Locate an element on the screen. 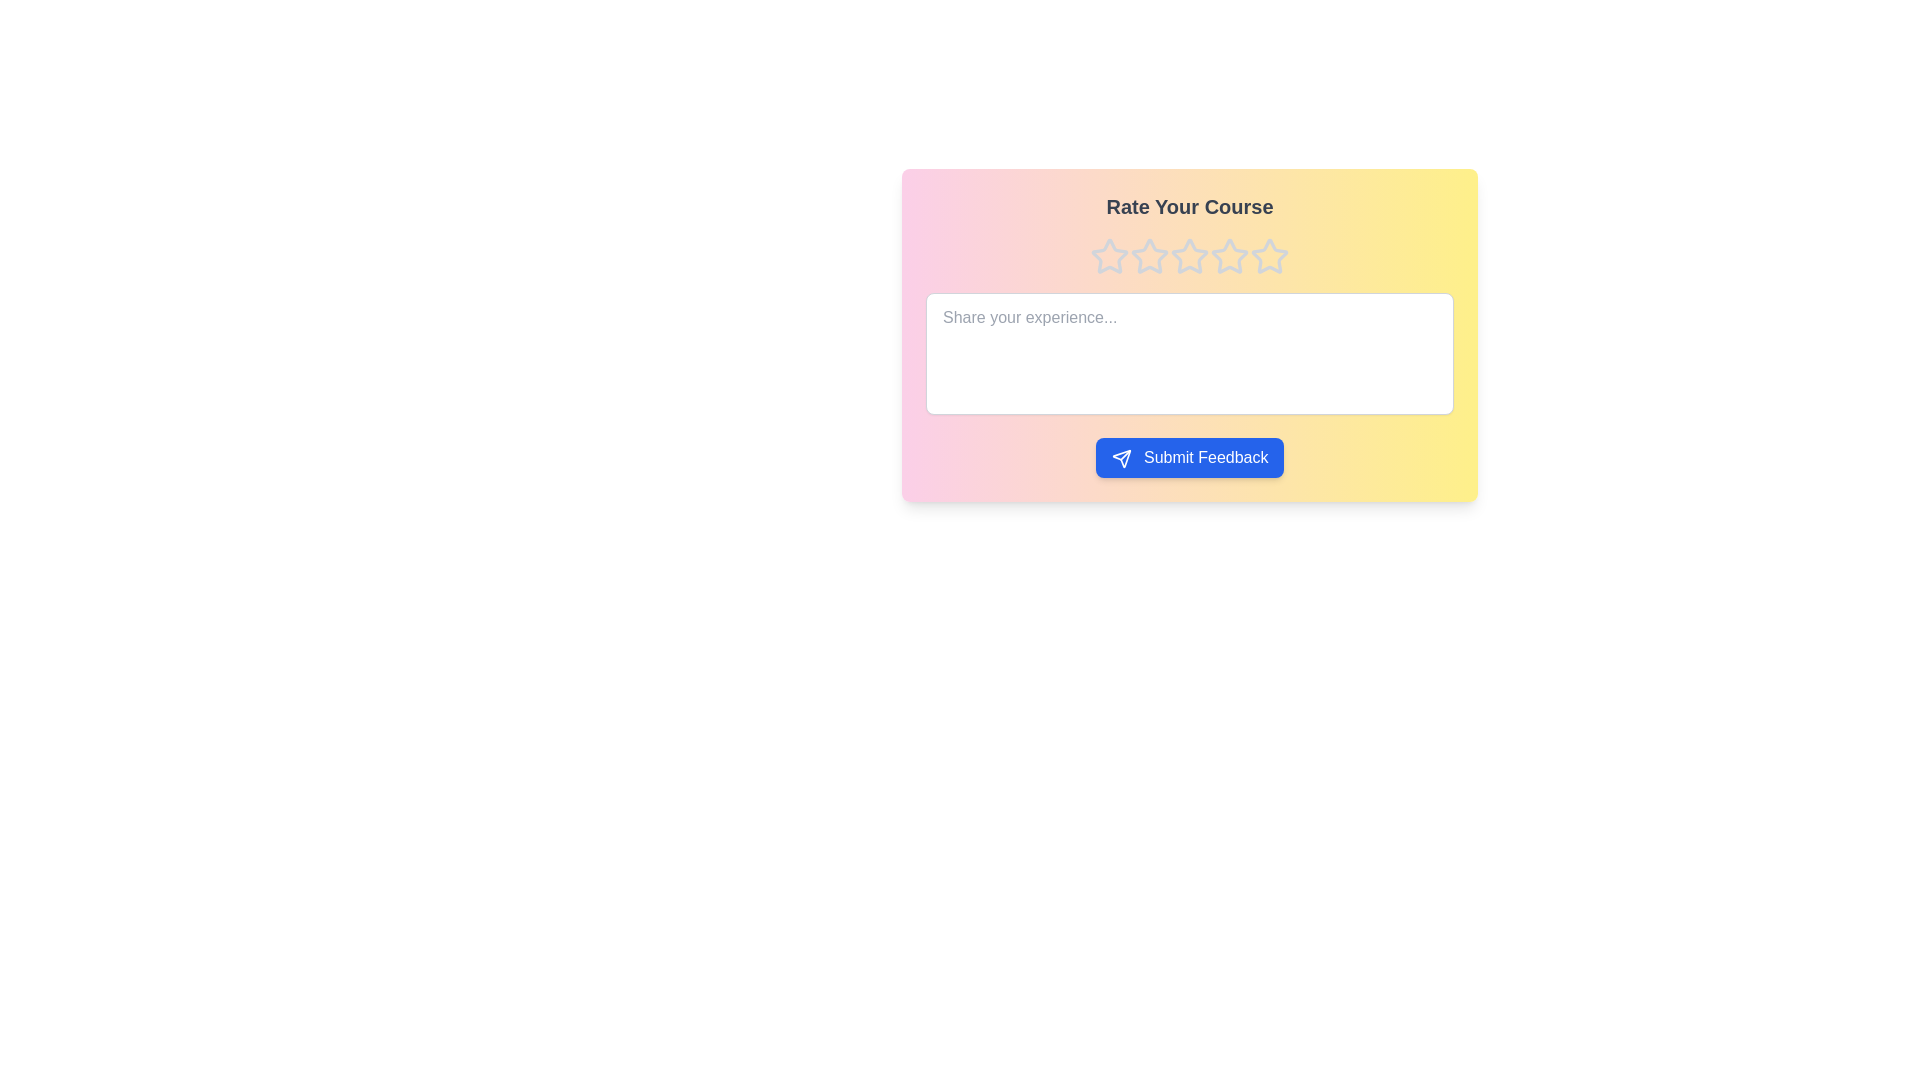  on the third star in the rating section is located at coordinates (1190, 256).